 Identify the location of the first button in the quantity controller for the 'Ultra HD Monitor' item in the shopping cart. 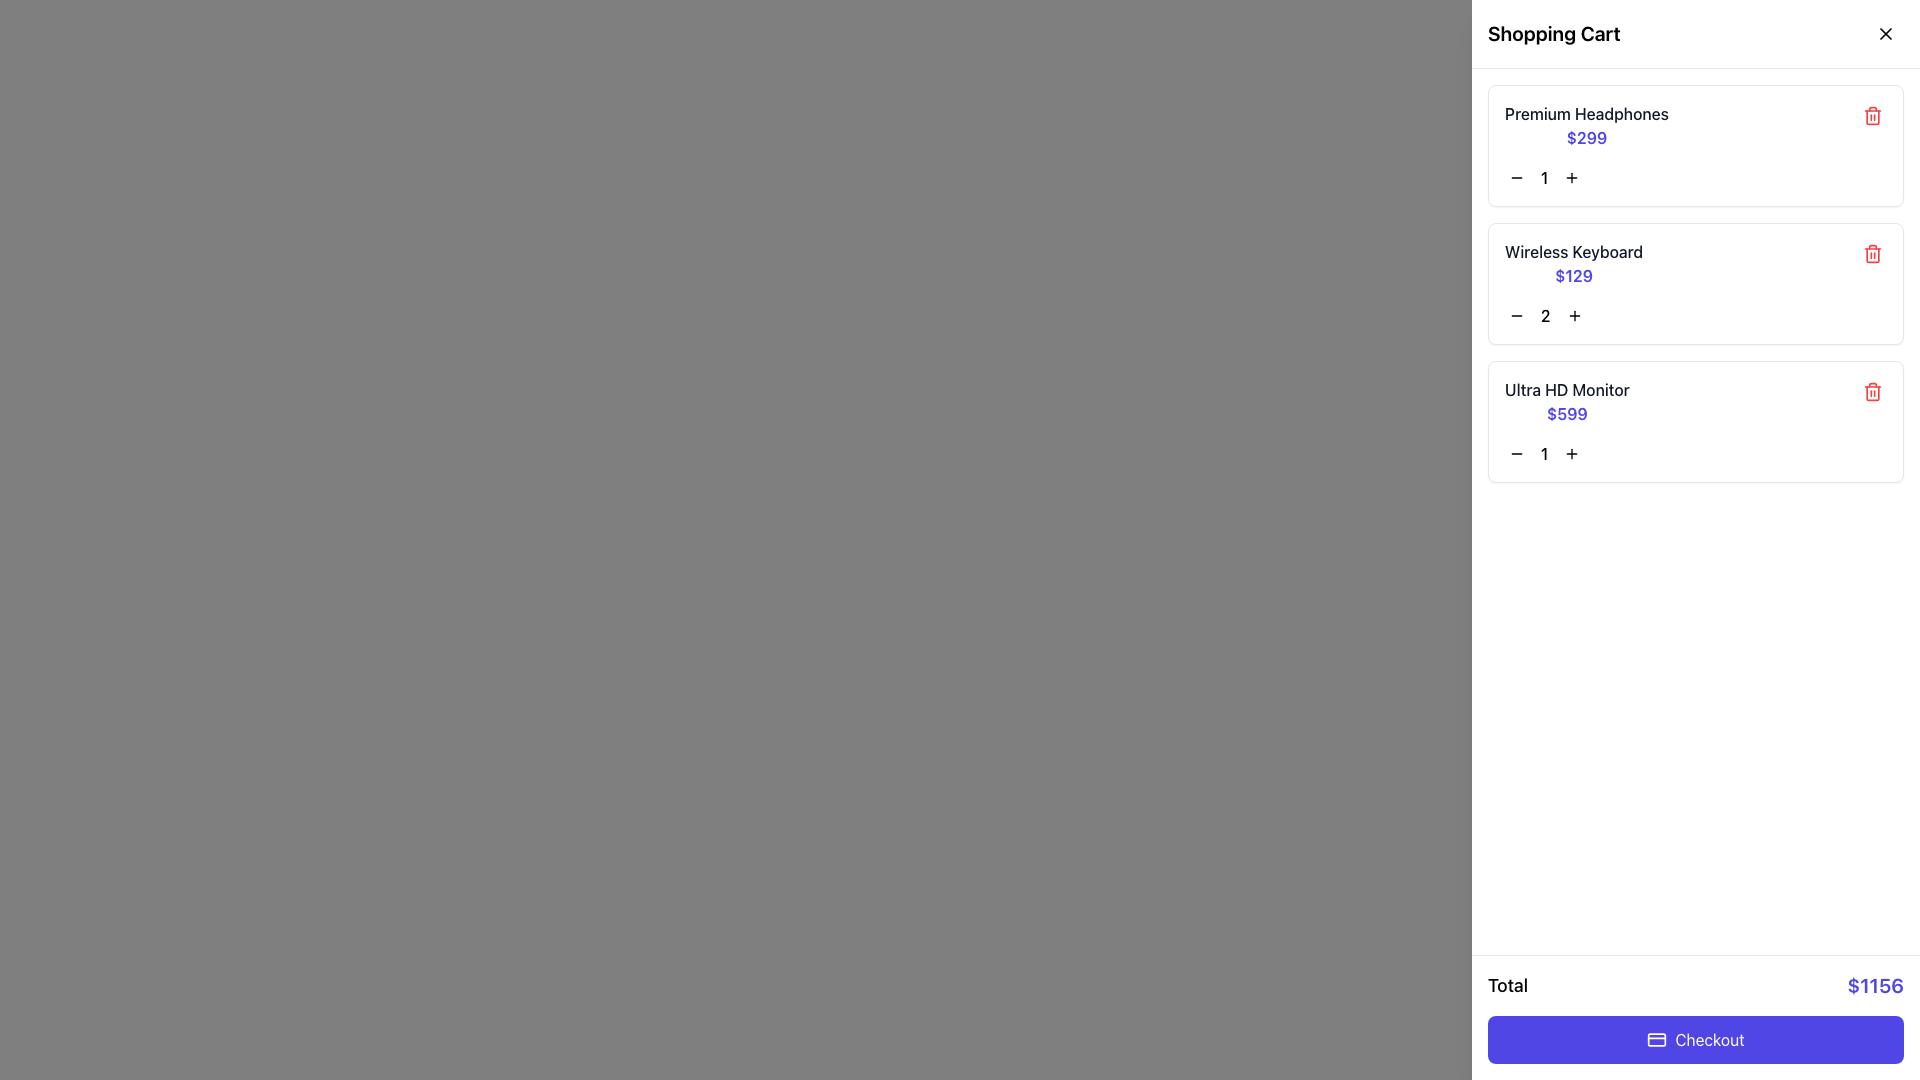
(1516, 454).